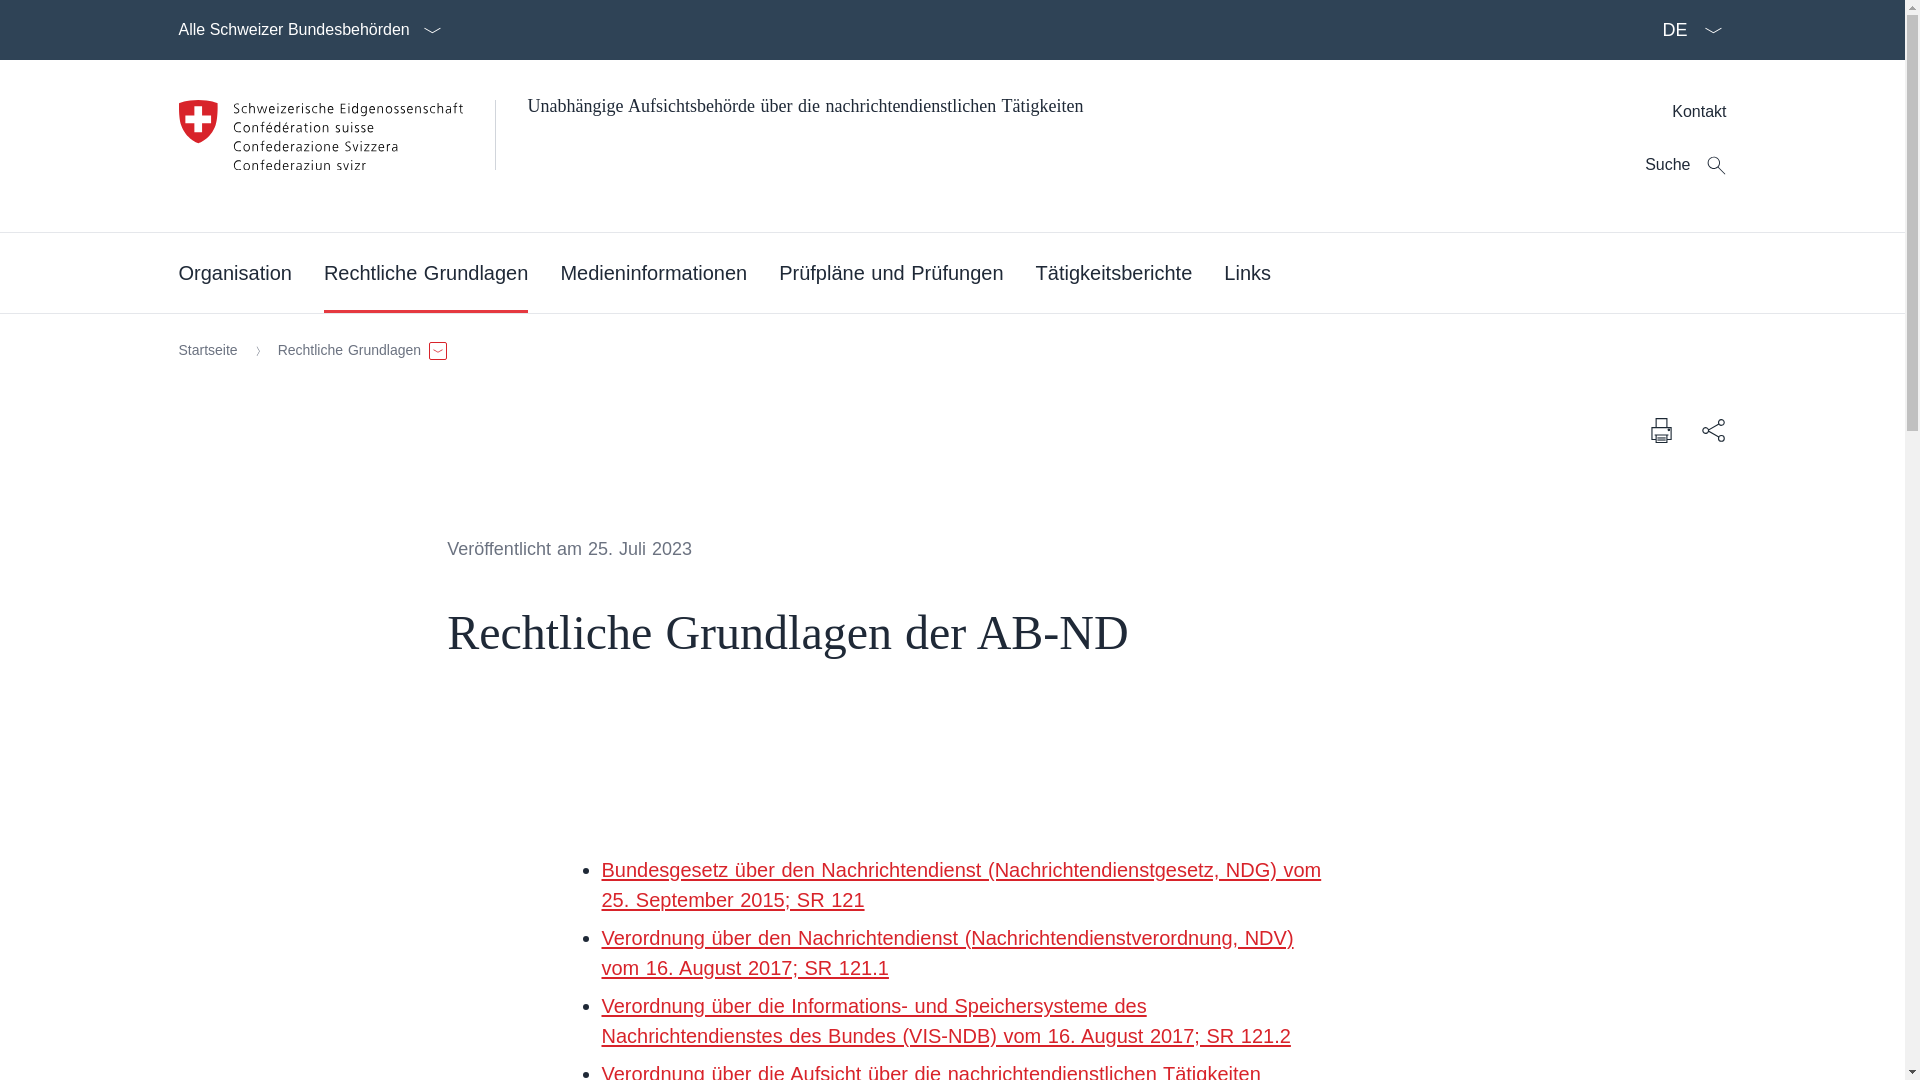 This screenshot has height=1080, width=1920. I want to click on 'Kontakt', so click(1698, 111).